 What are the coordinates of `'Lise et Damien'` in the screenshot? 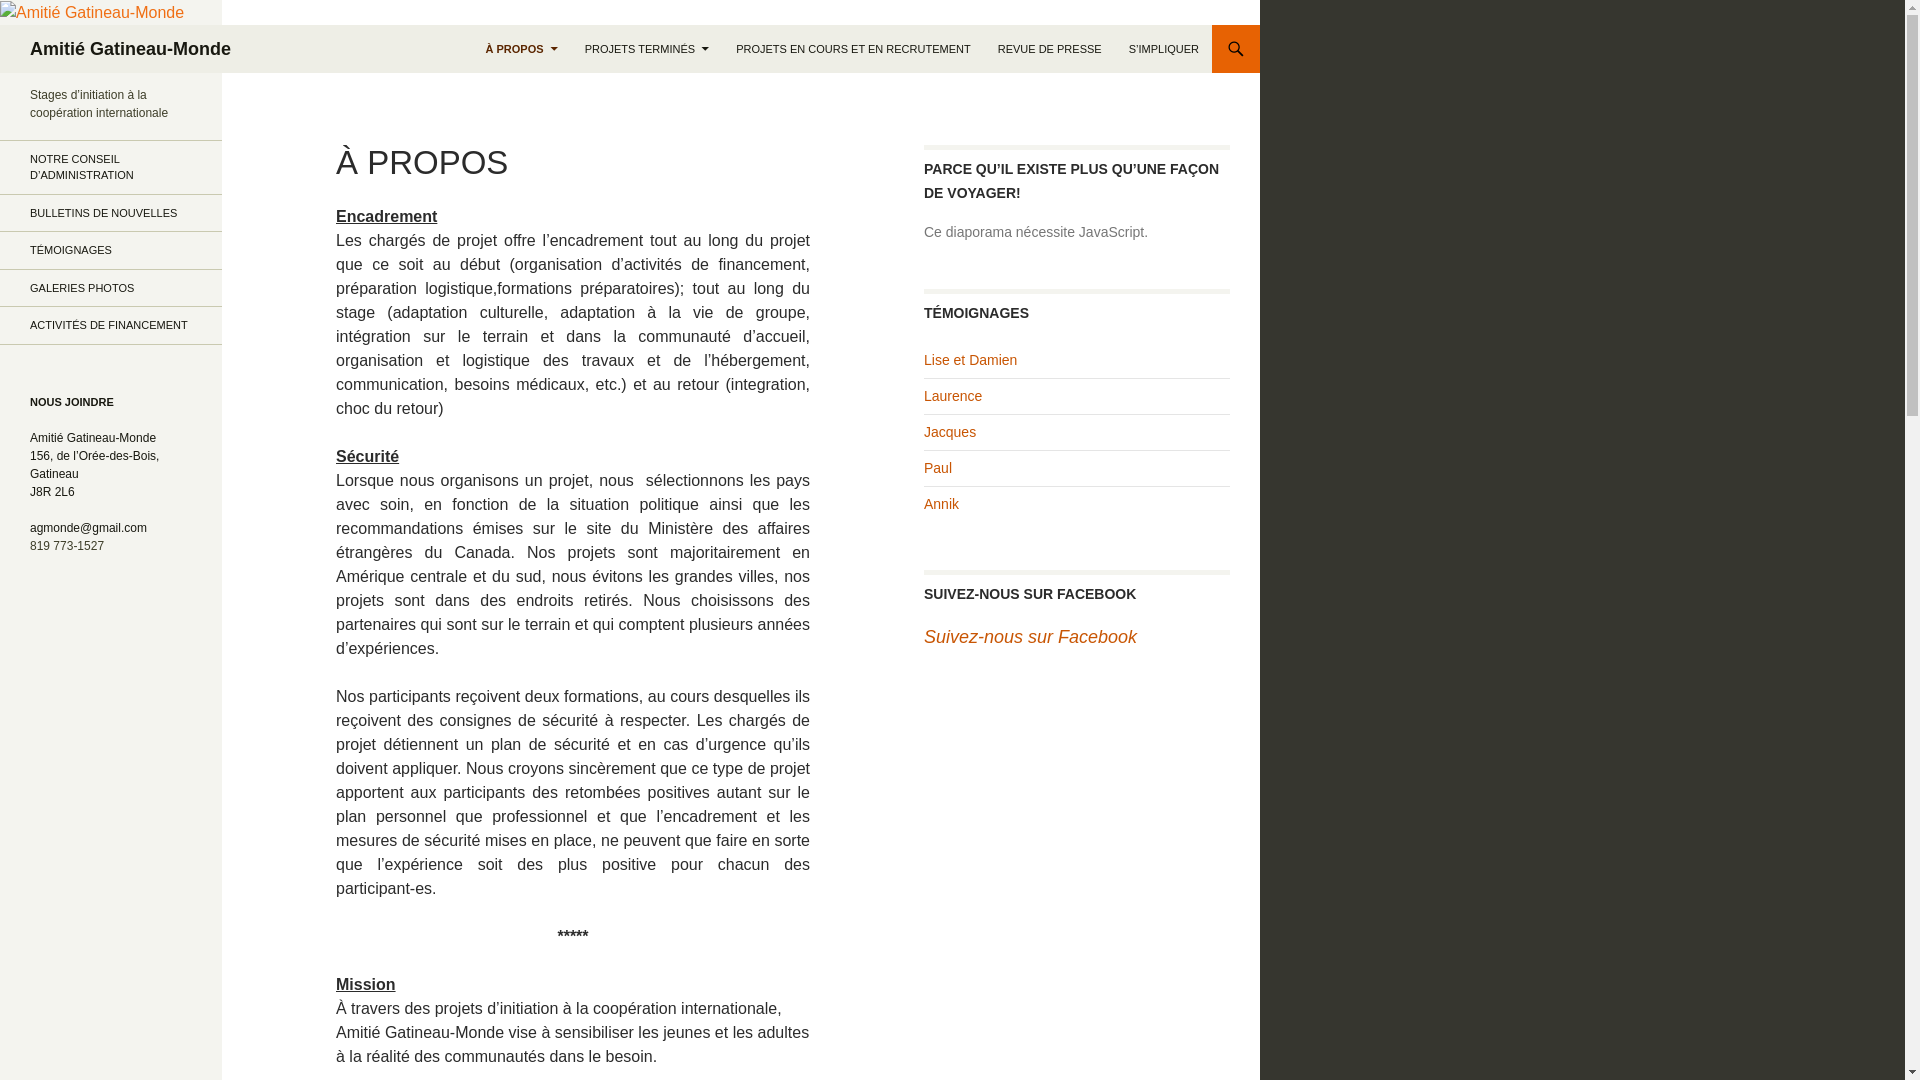 It's located at (970, 358).